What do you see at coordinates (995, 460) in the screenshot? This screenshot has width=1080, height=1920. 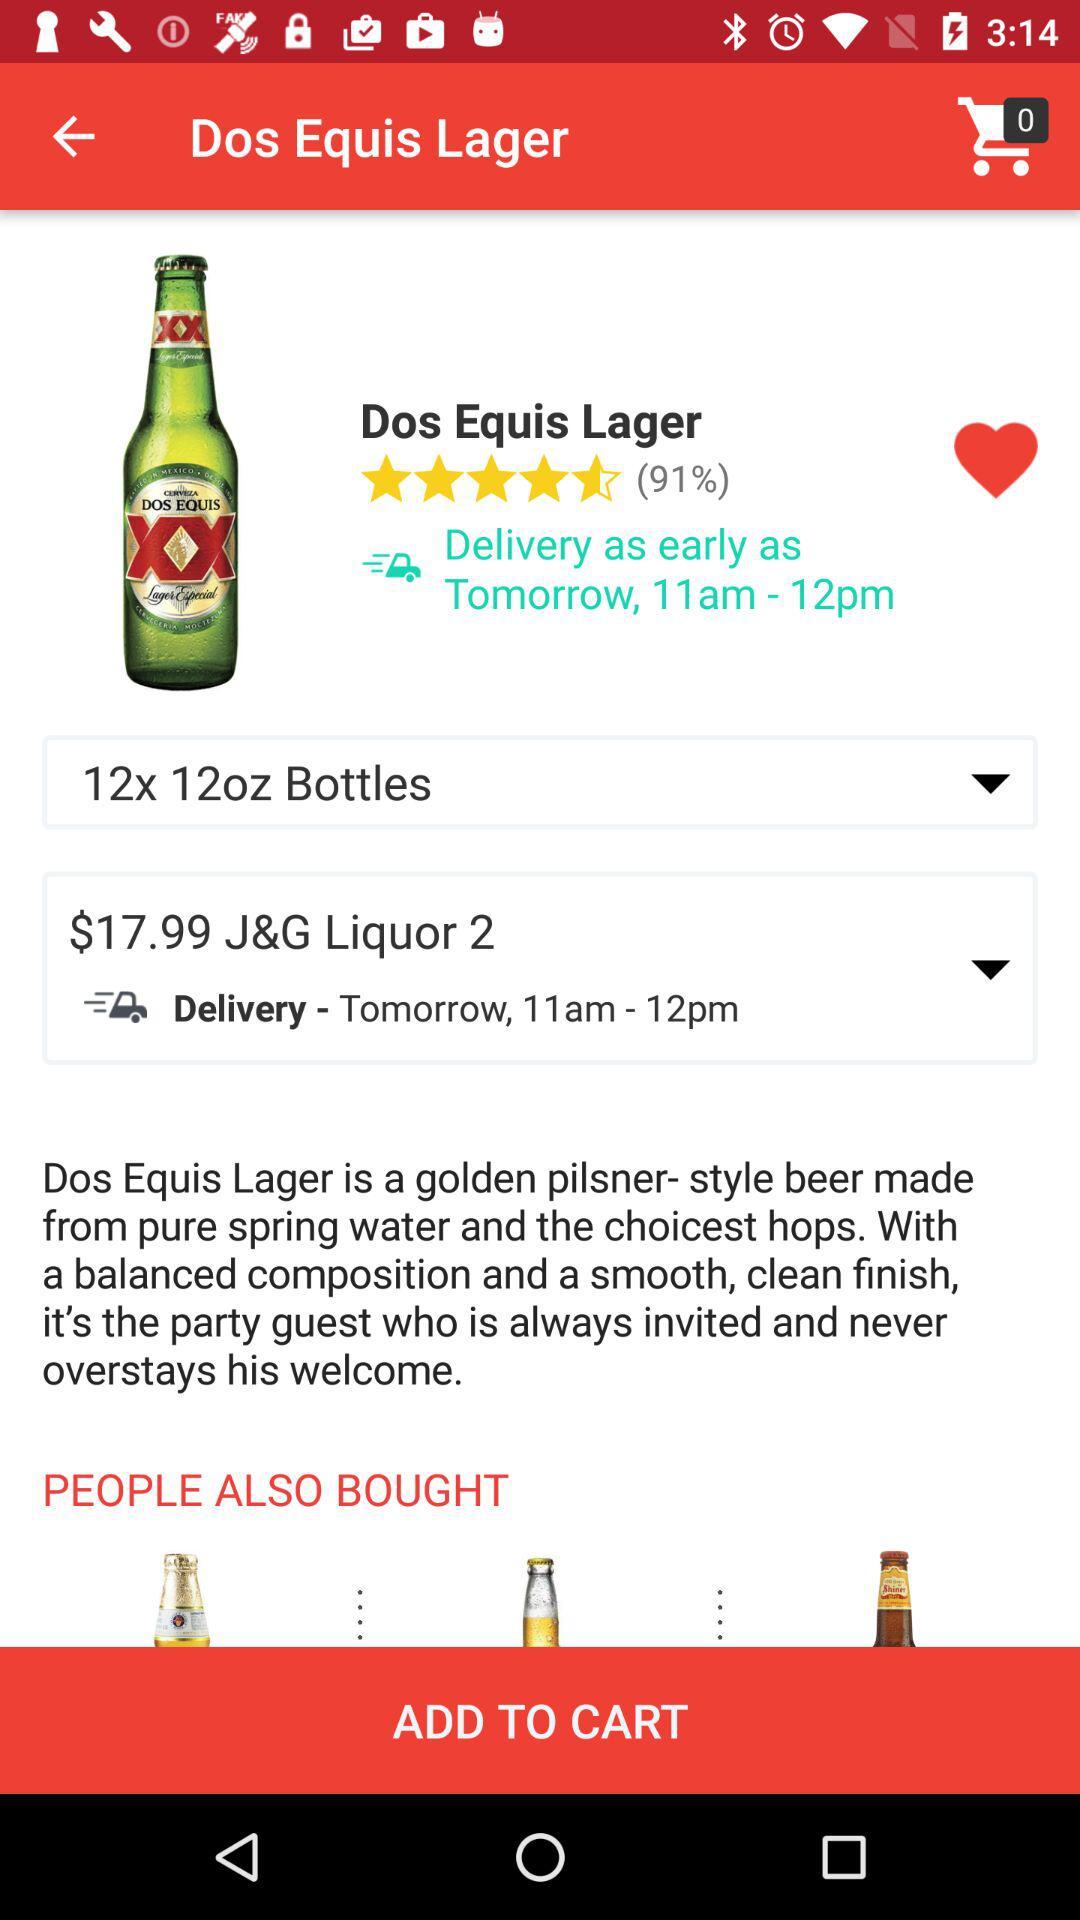 I see `love this` at bounding box center [995, 460].